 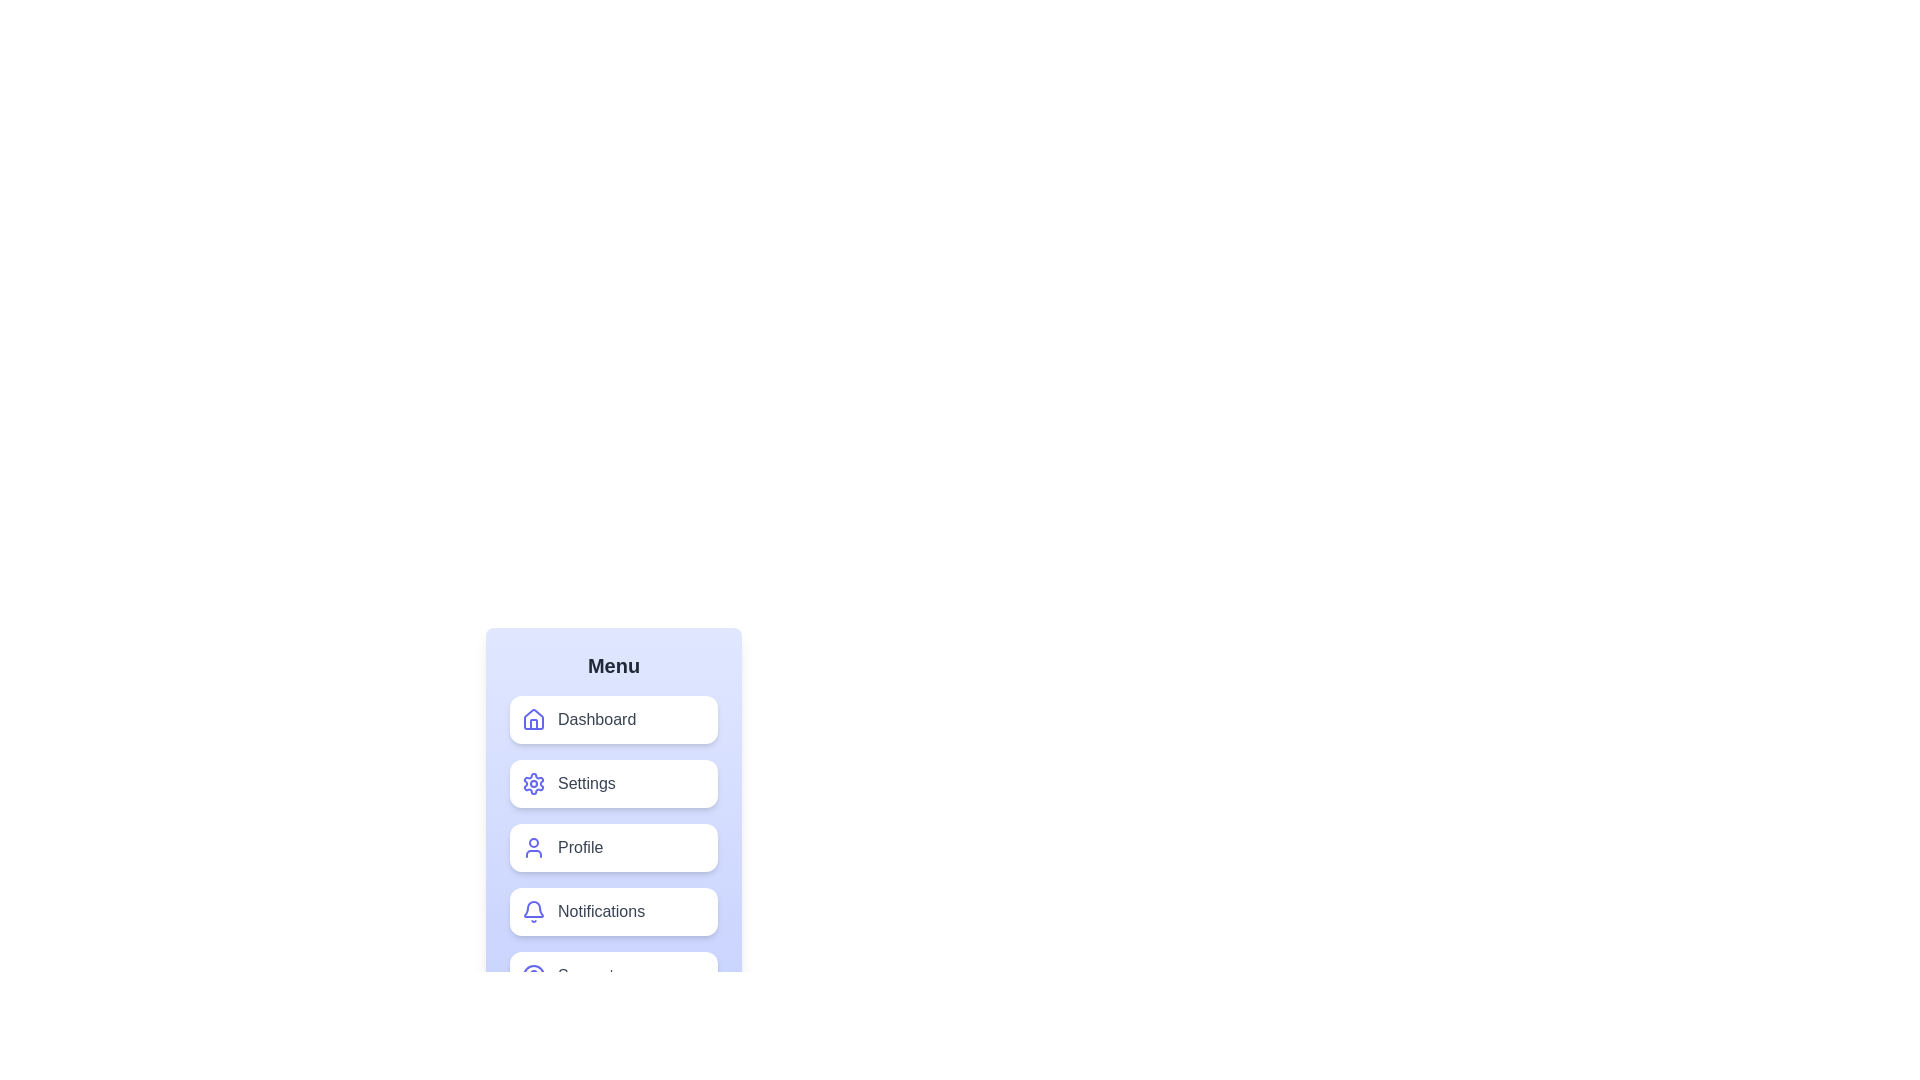 What do you see at coordinates (613, 720) in the screenshot?
I see `the 'Dashboard' button which is the first button in the vertical menu structure, located below the 'Menu' title and above other buttons` at bounding box center [613, 720].